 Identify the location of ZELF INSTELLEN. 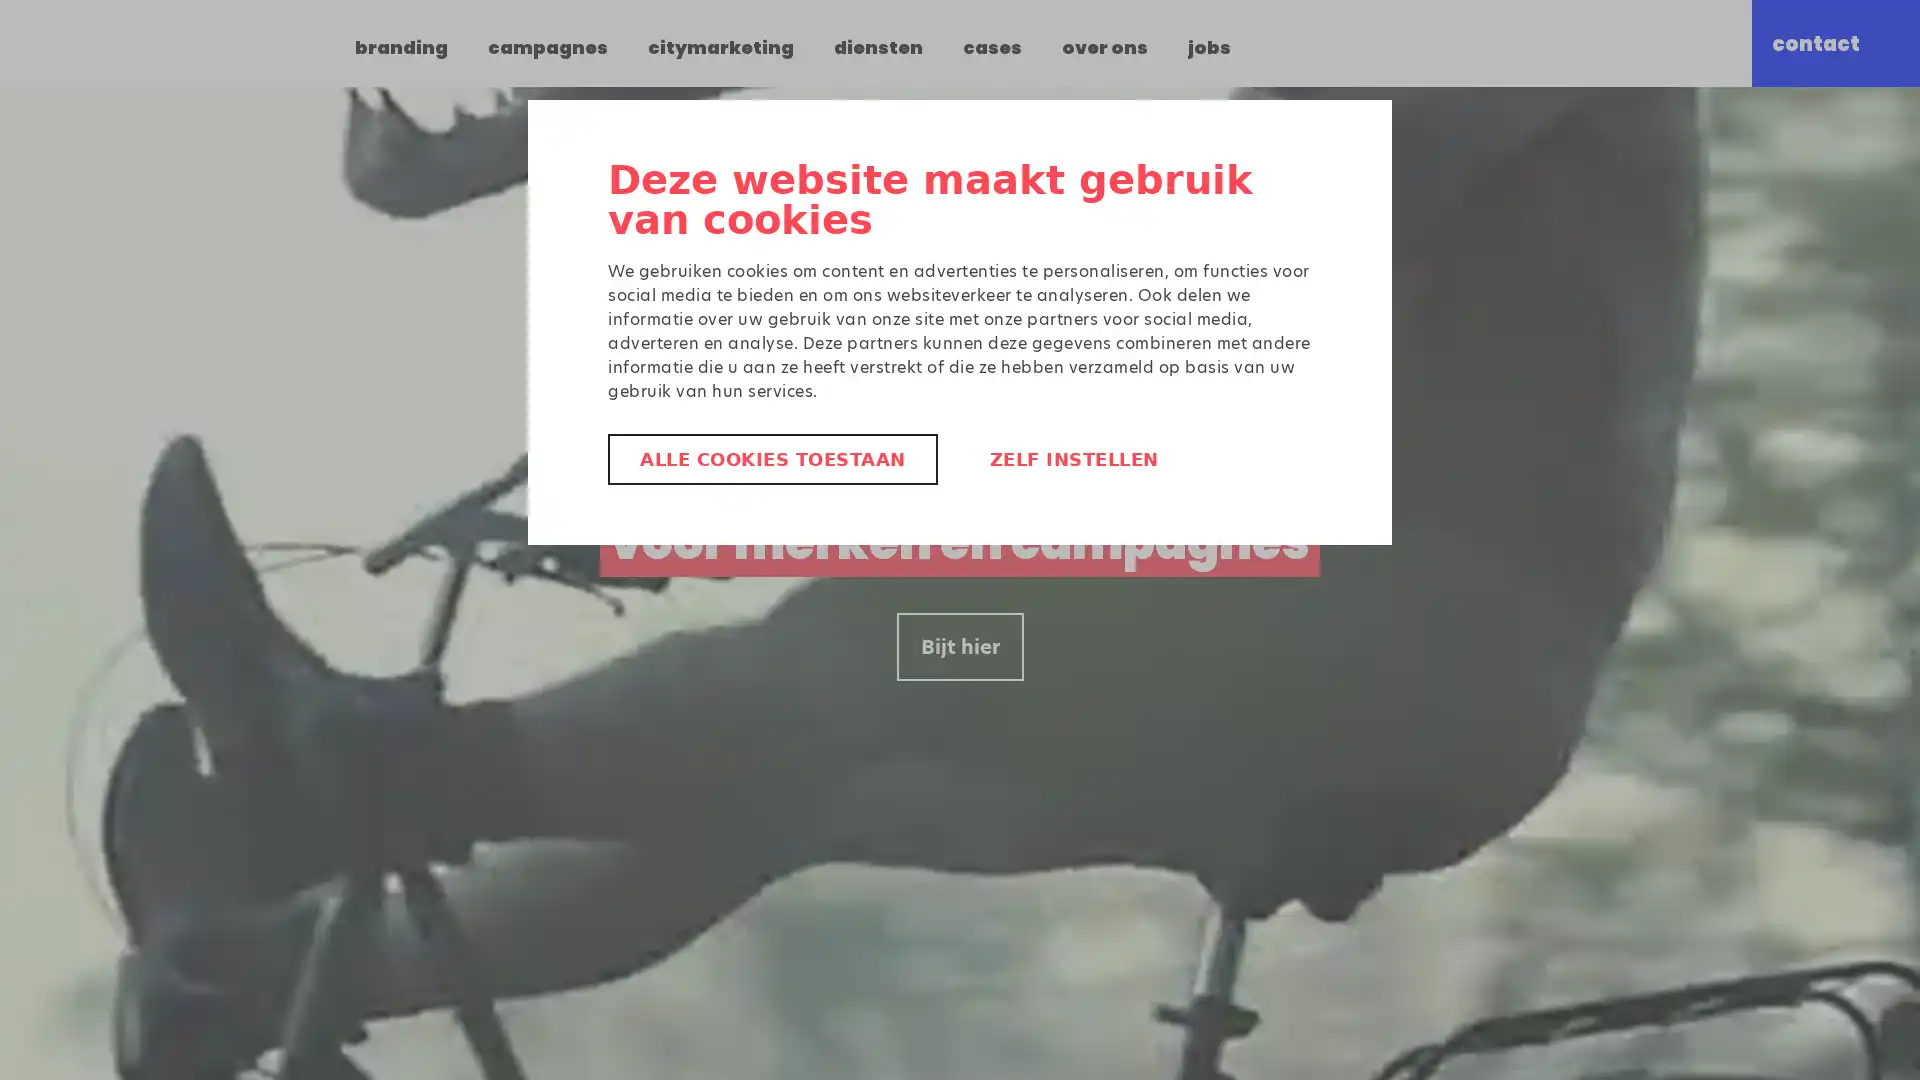
(1072, 459).